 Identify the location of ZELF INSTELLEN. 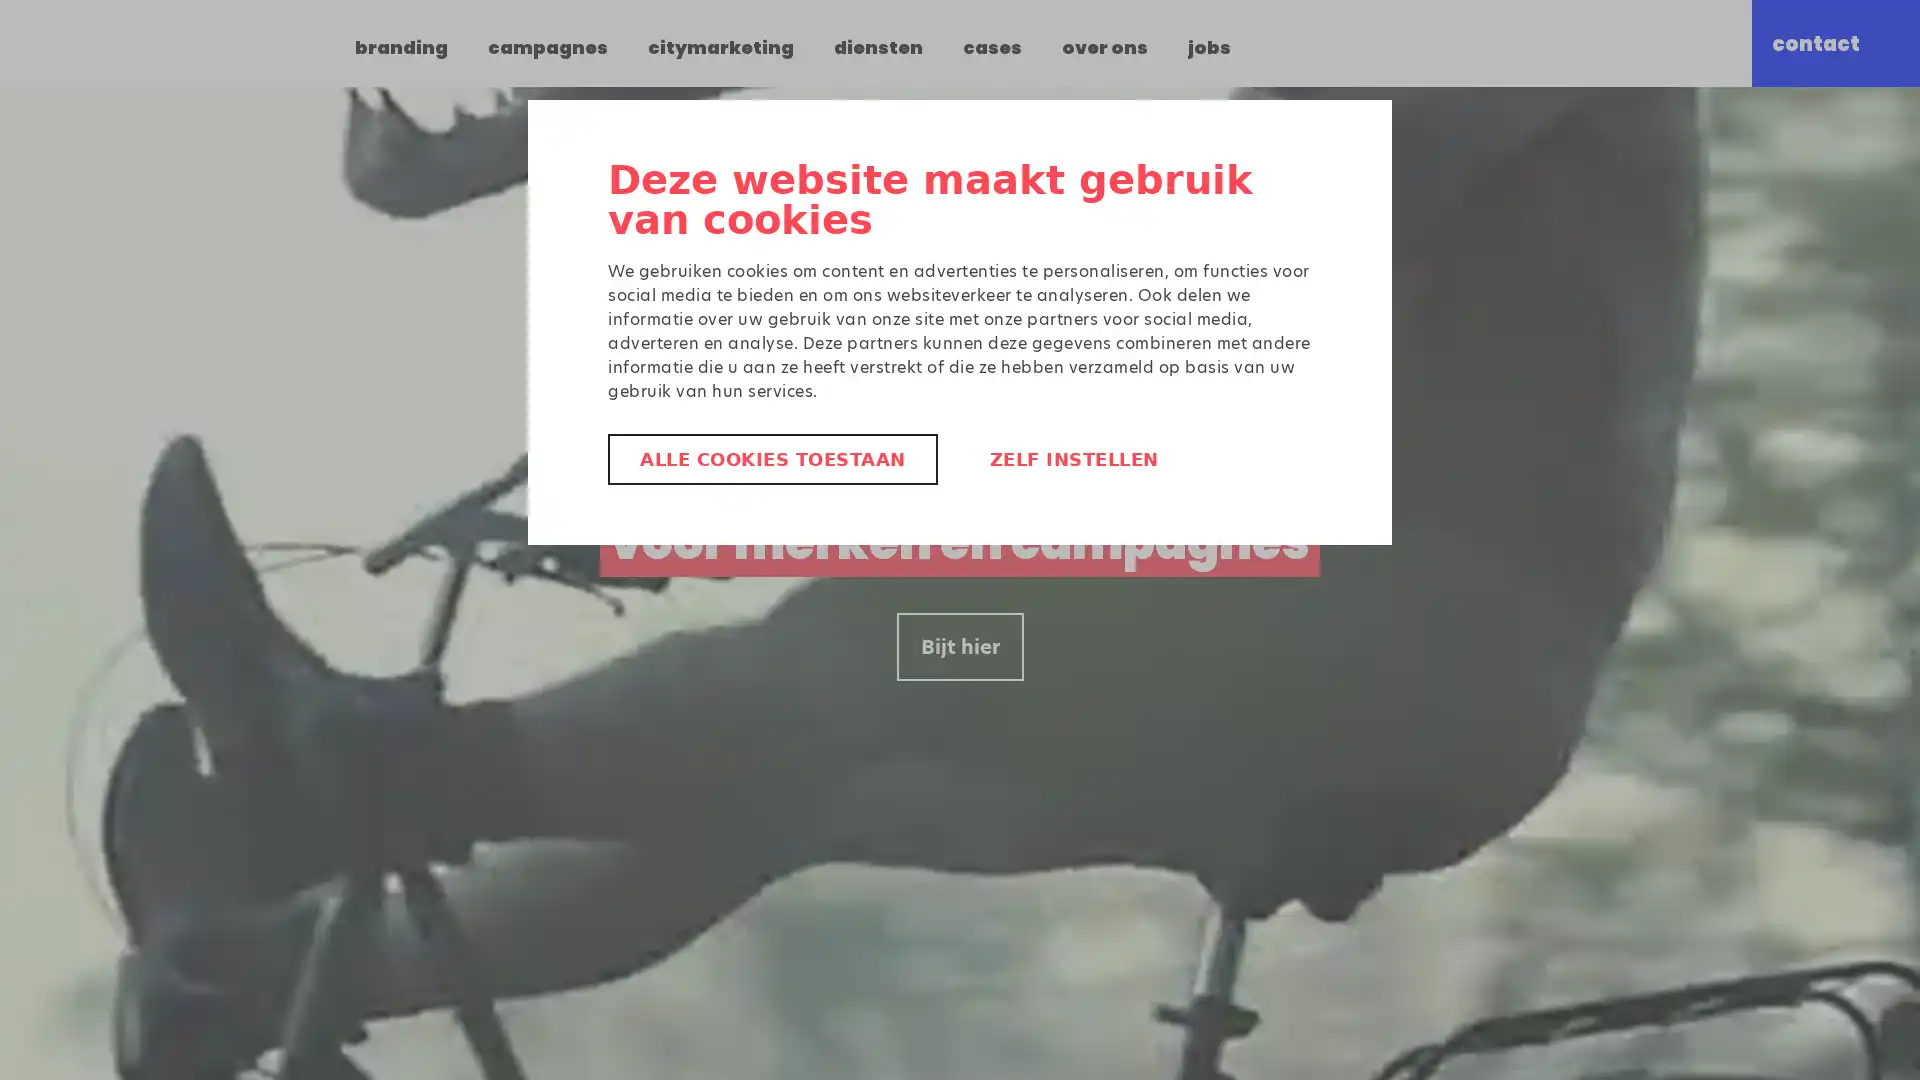
(1072, 459).